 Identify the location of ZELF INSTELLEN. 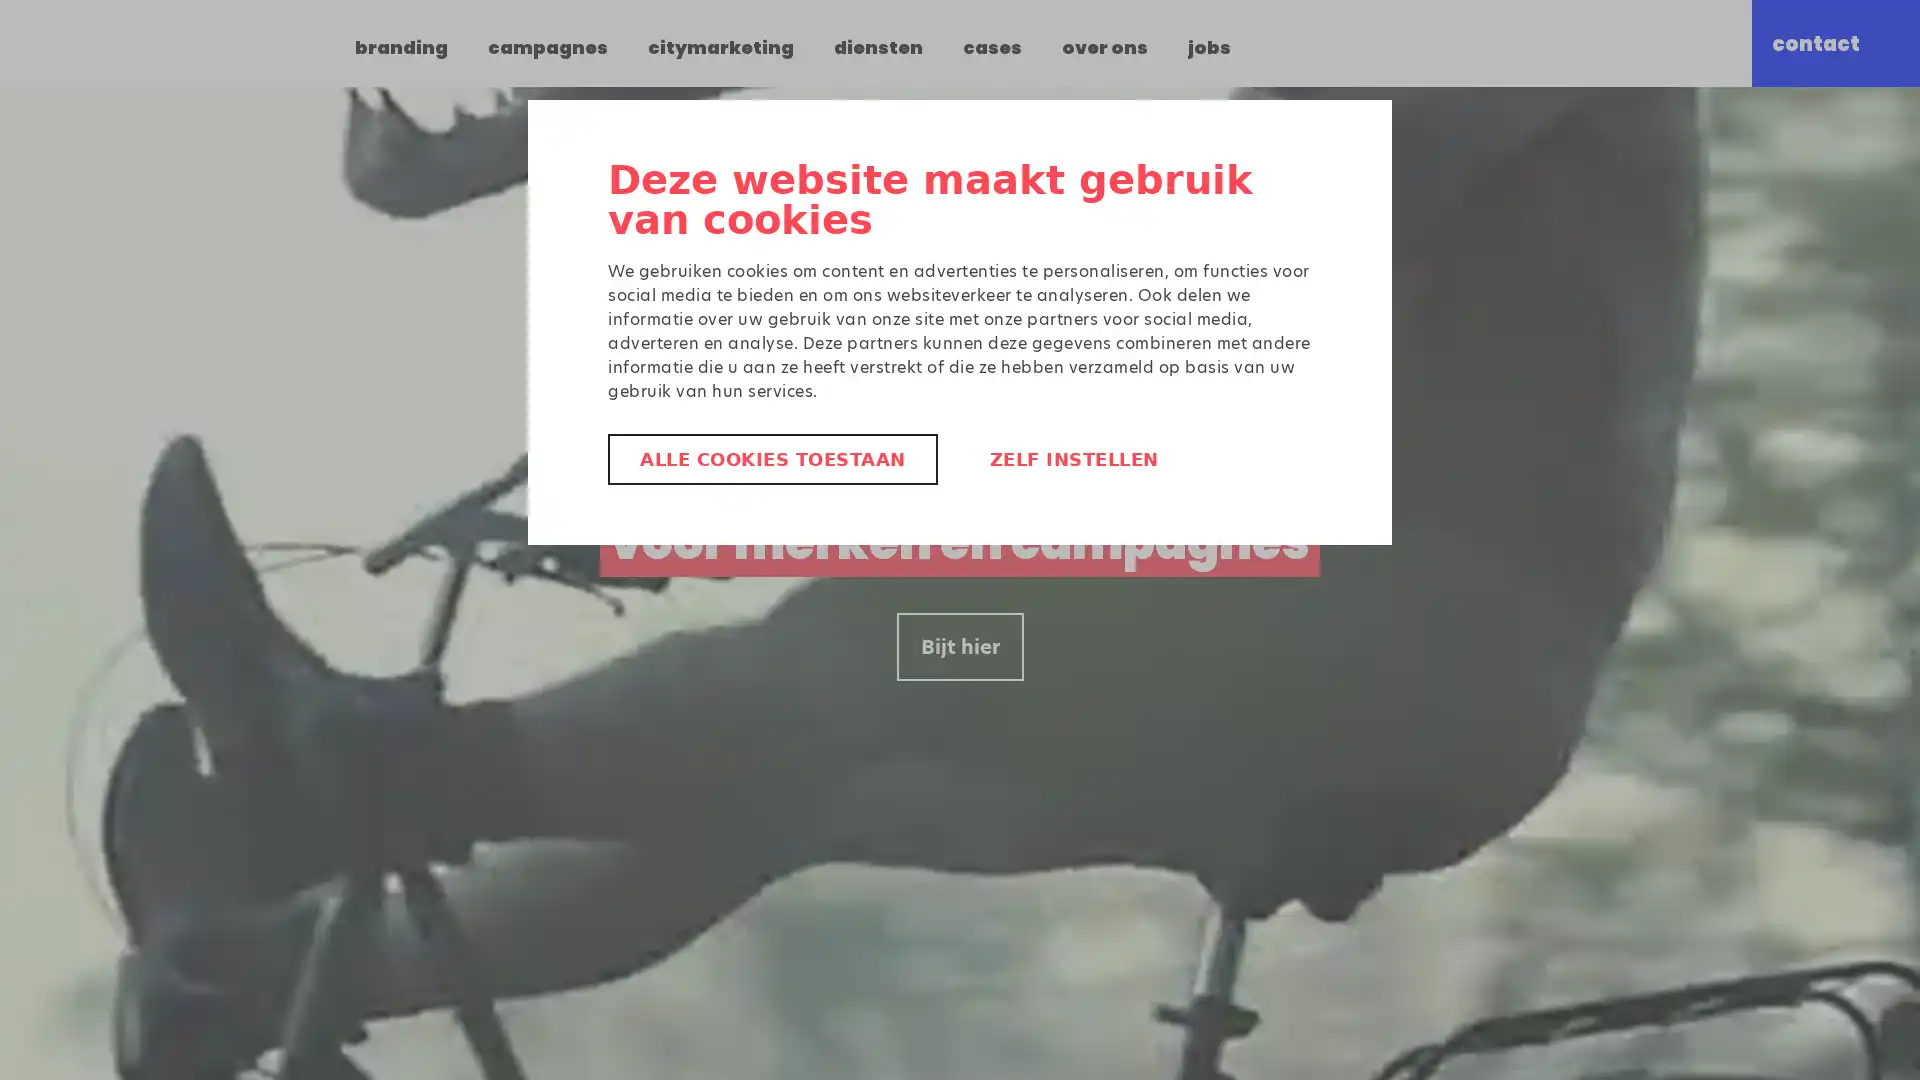
(1072, 459).